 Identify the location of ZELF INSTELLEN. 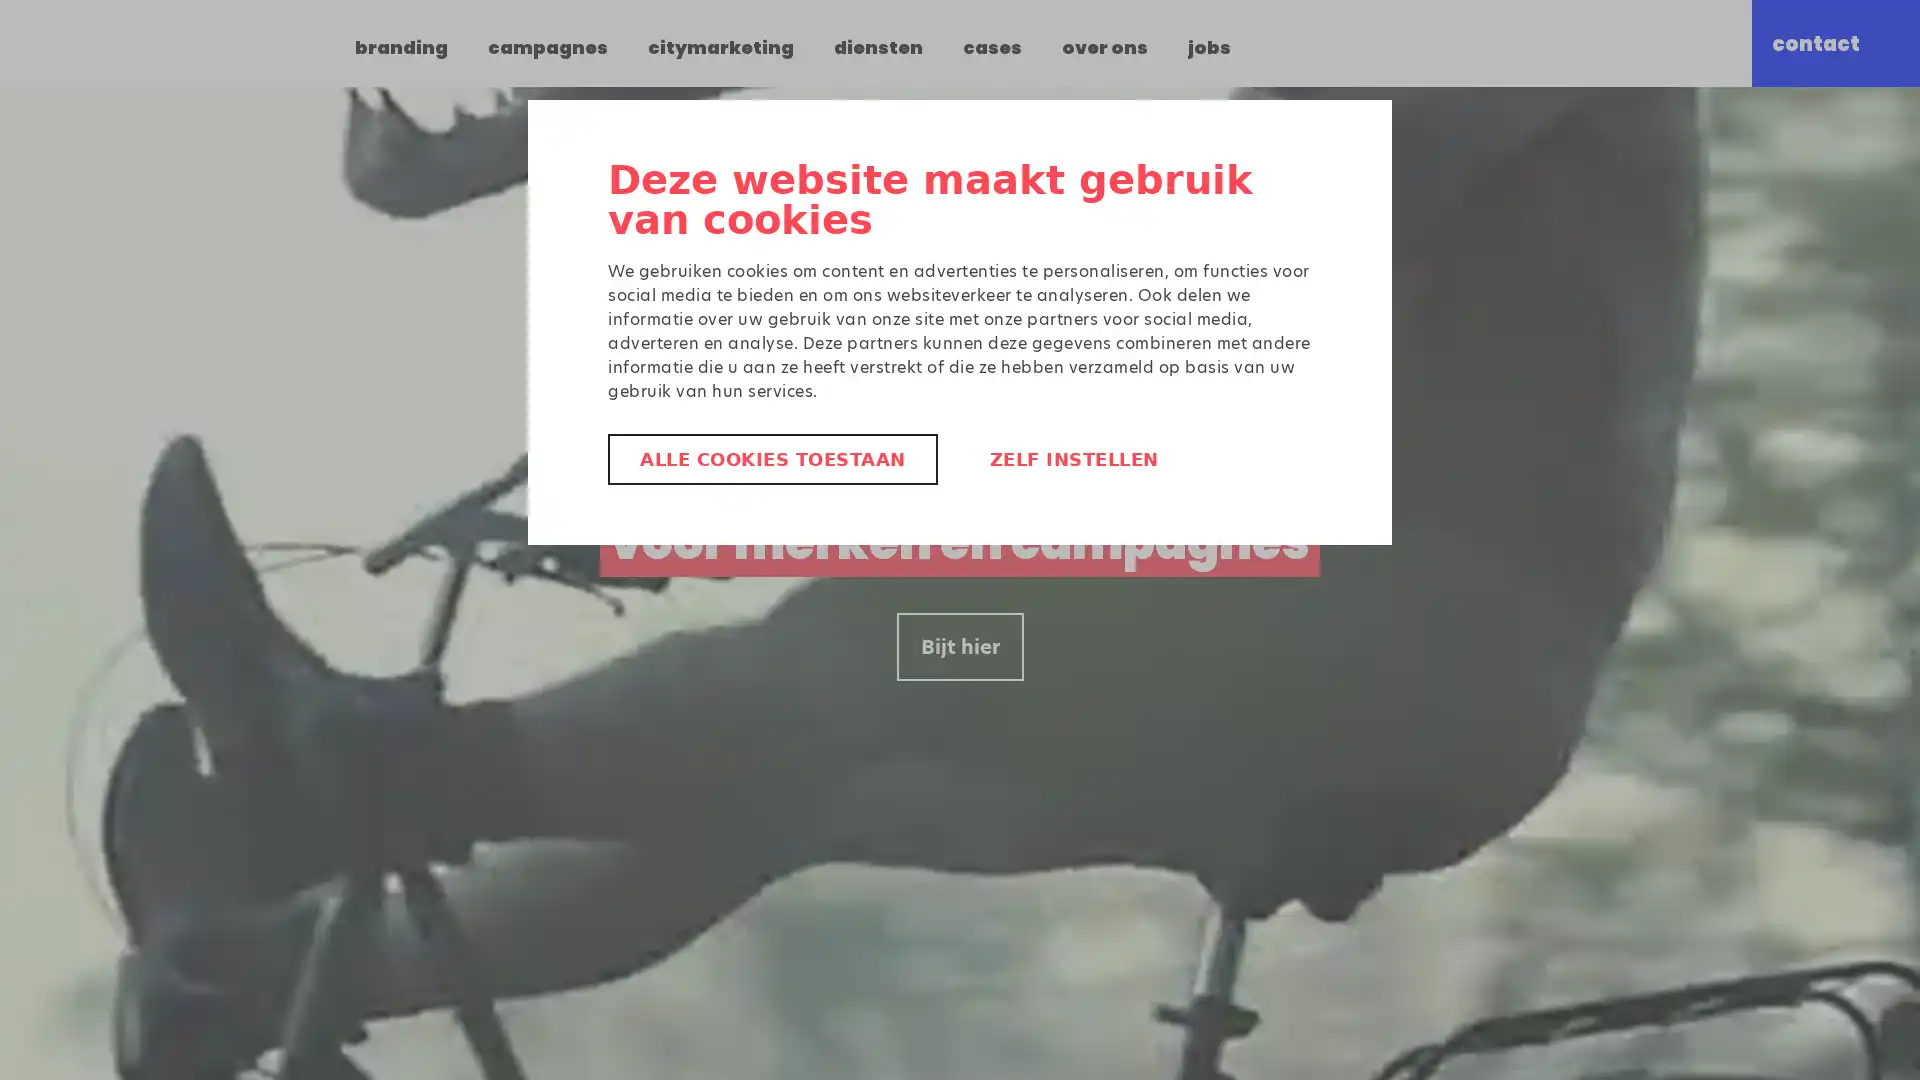
(1072, 459).